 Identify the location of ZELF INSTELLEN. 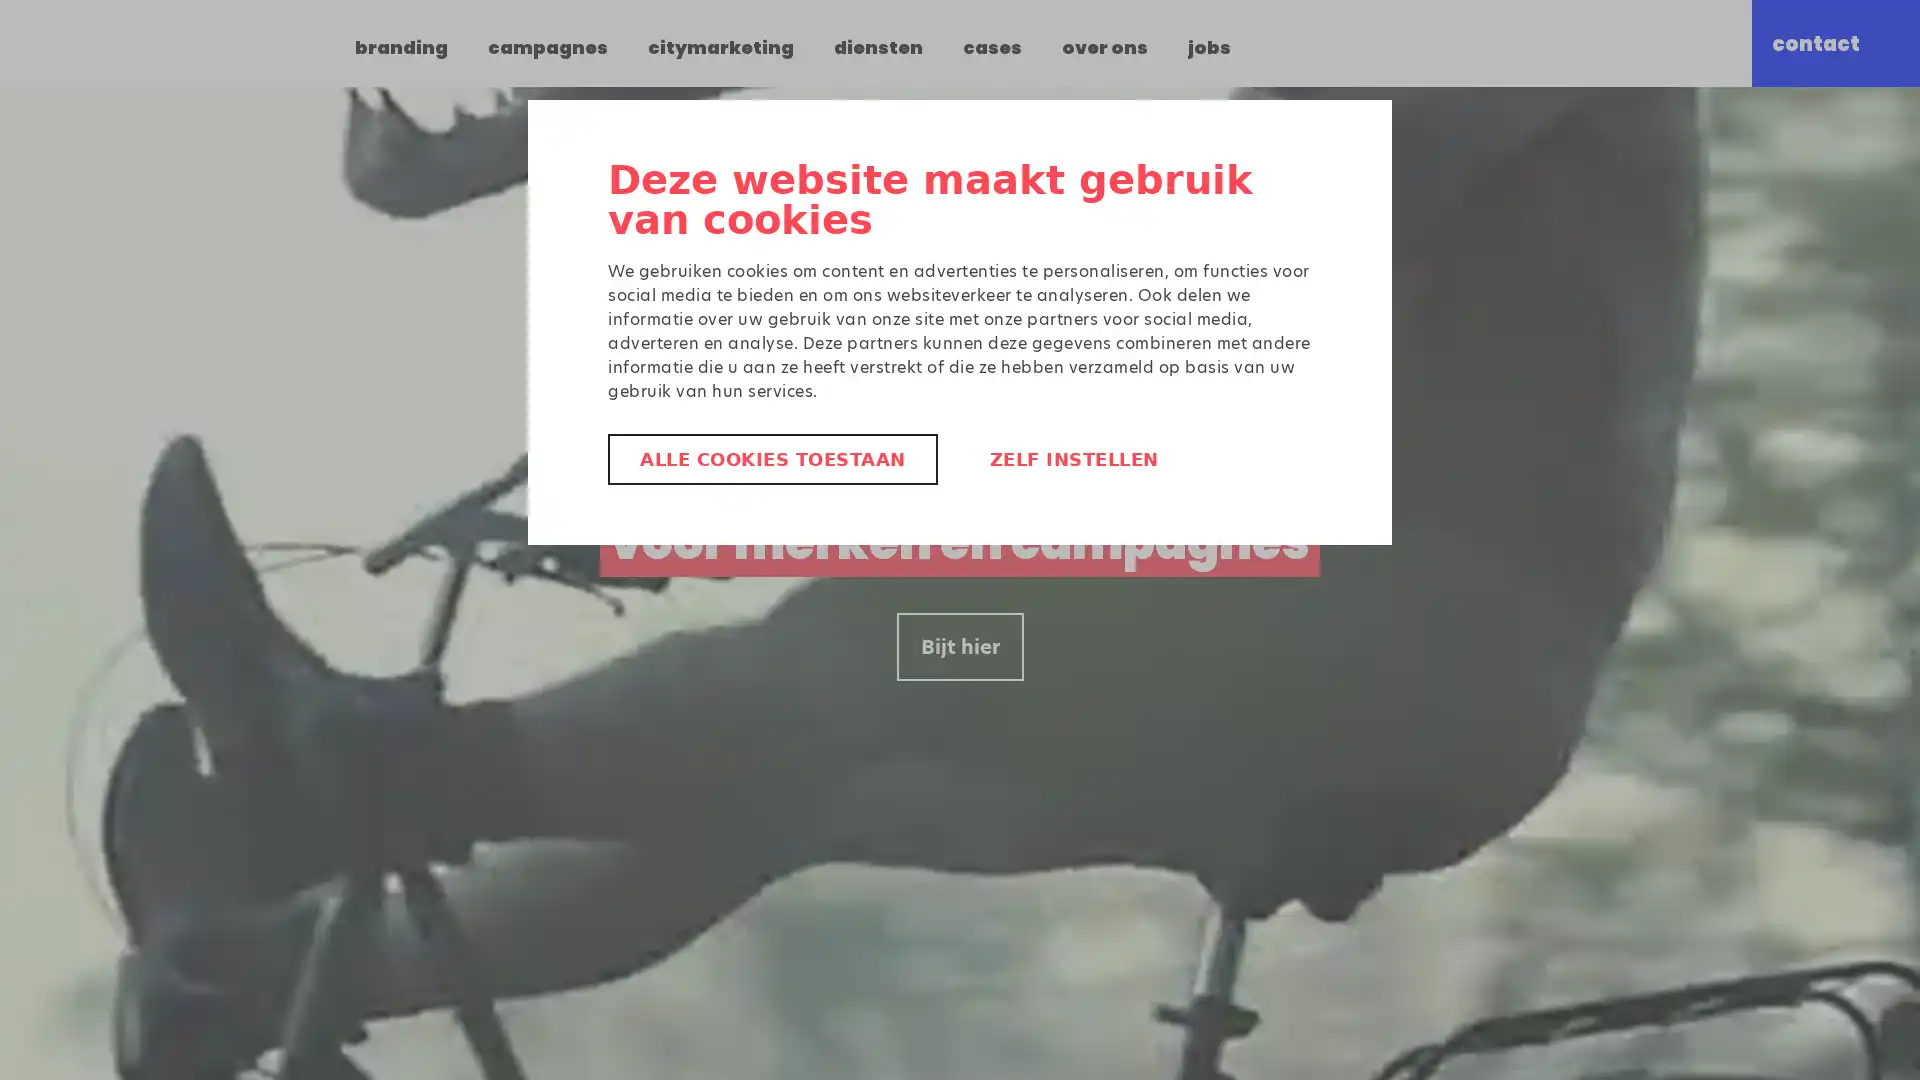
(1072, 459).